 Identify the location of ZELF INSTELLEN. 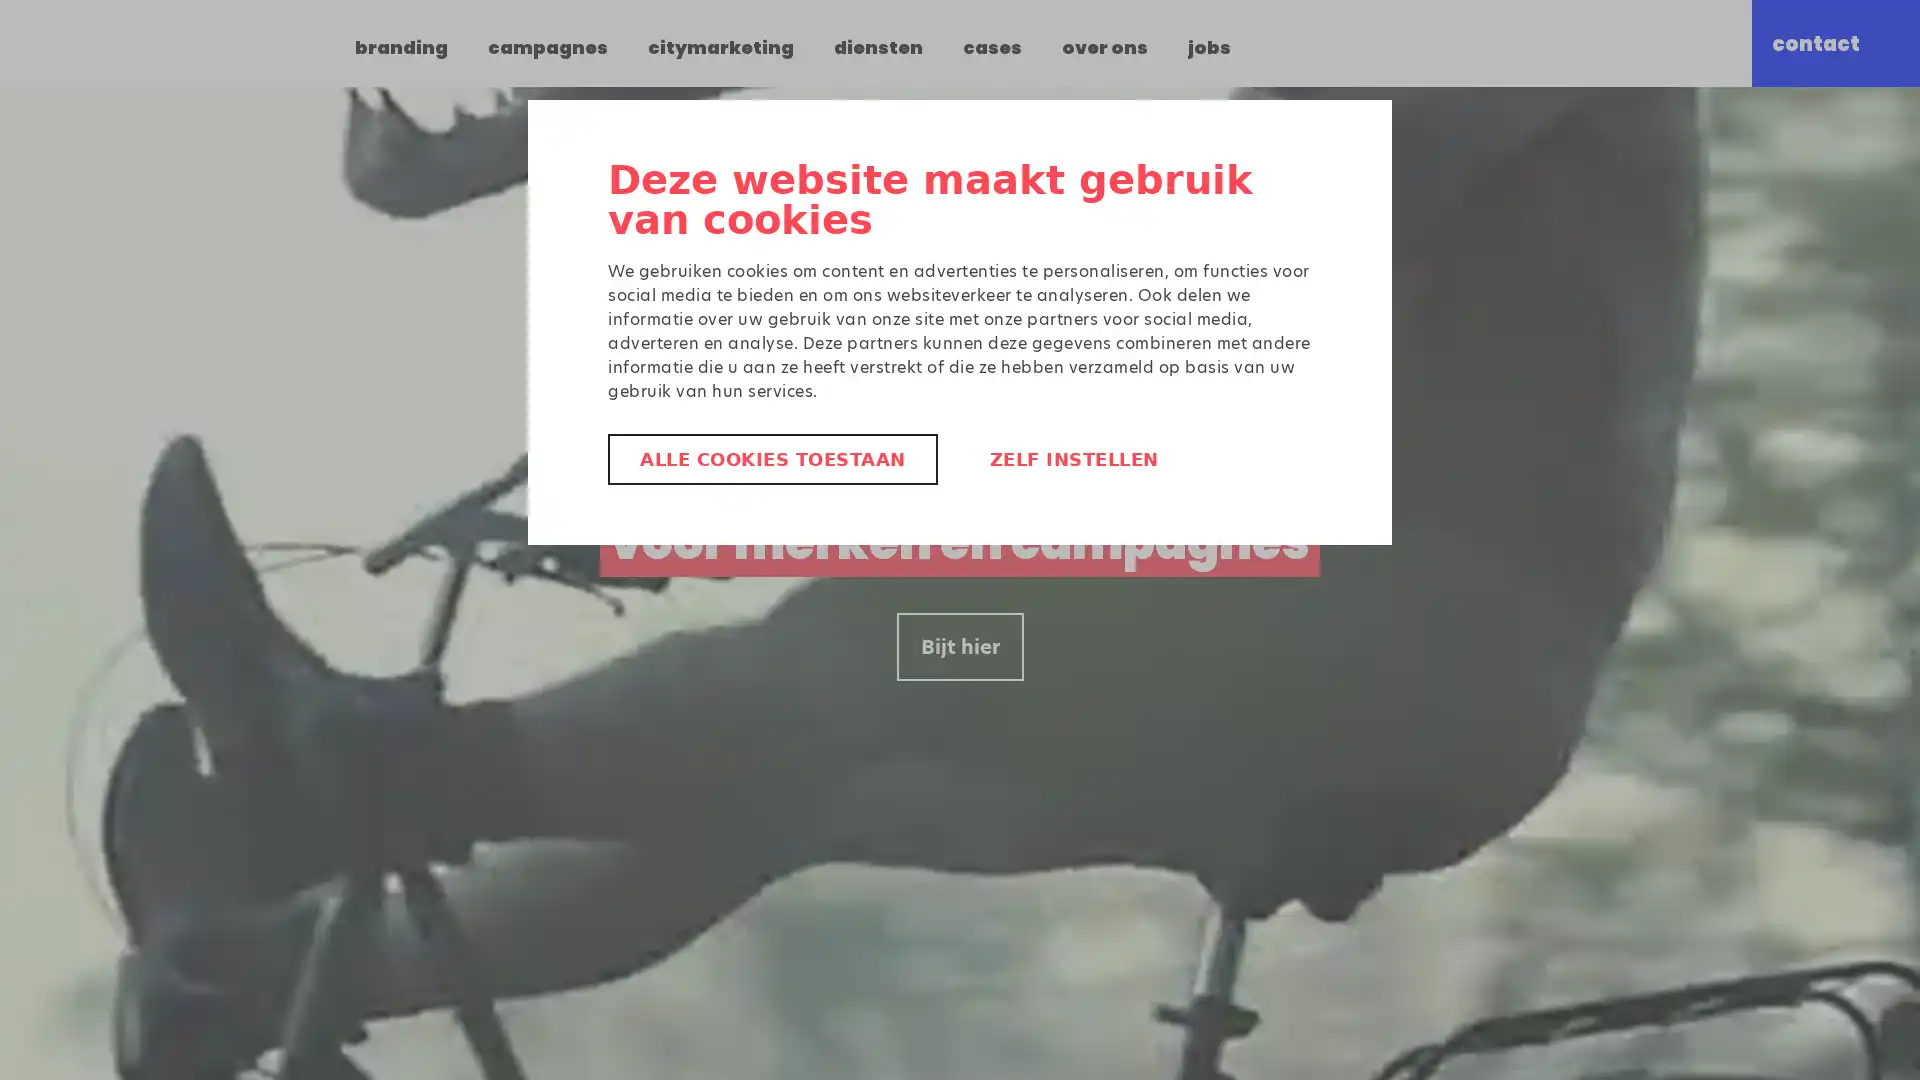
(1072, 459).